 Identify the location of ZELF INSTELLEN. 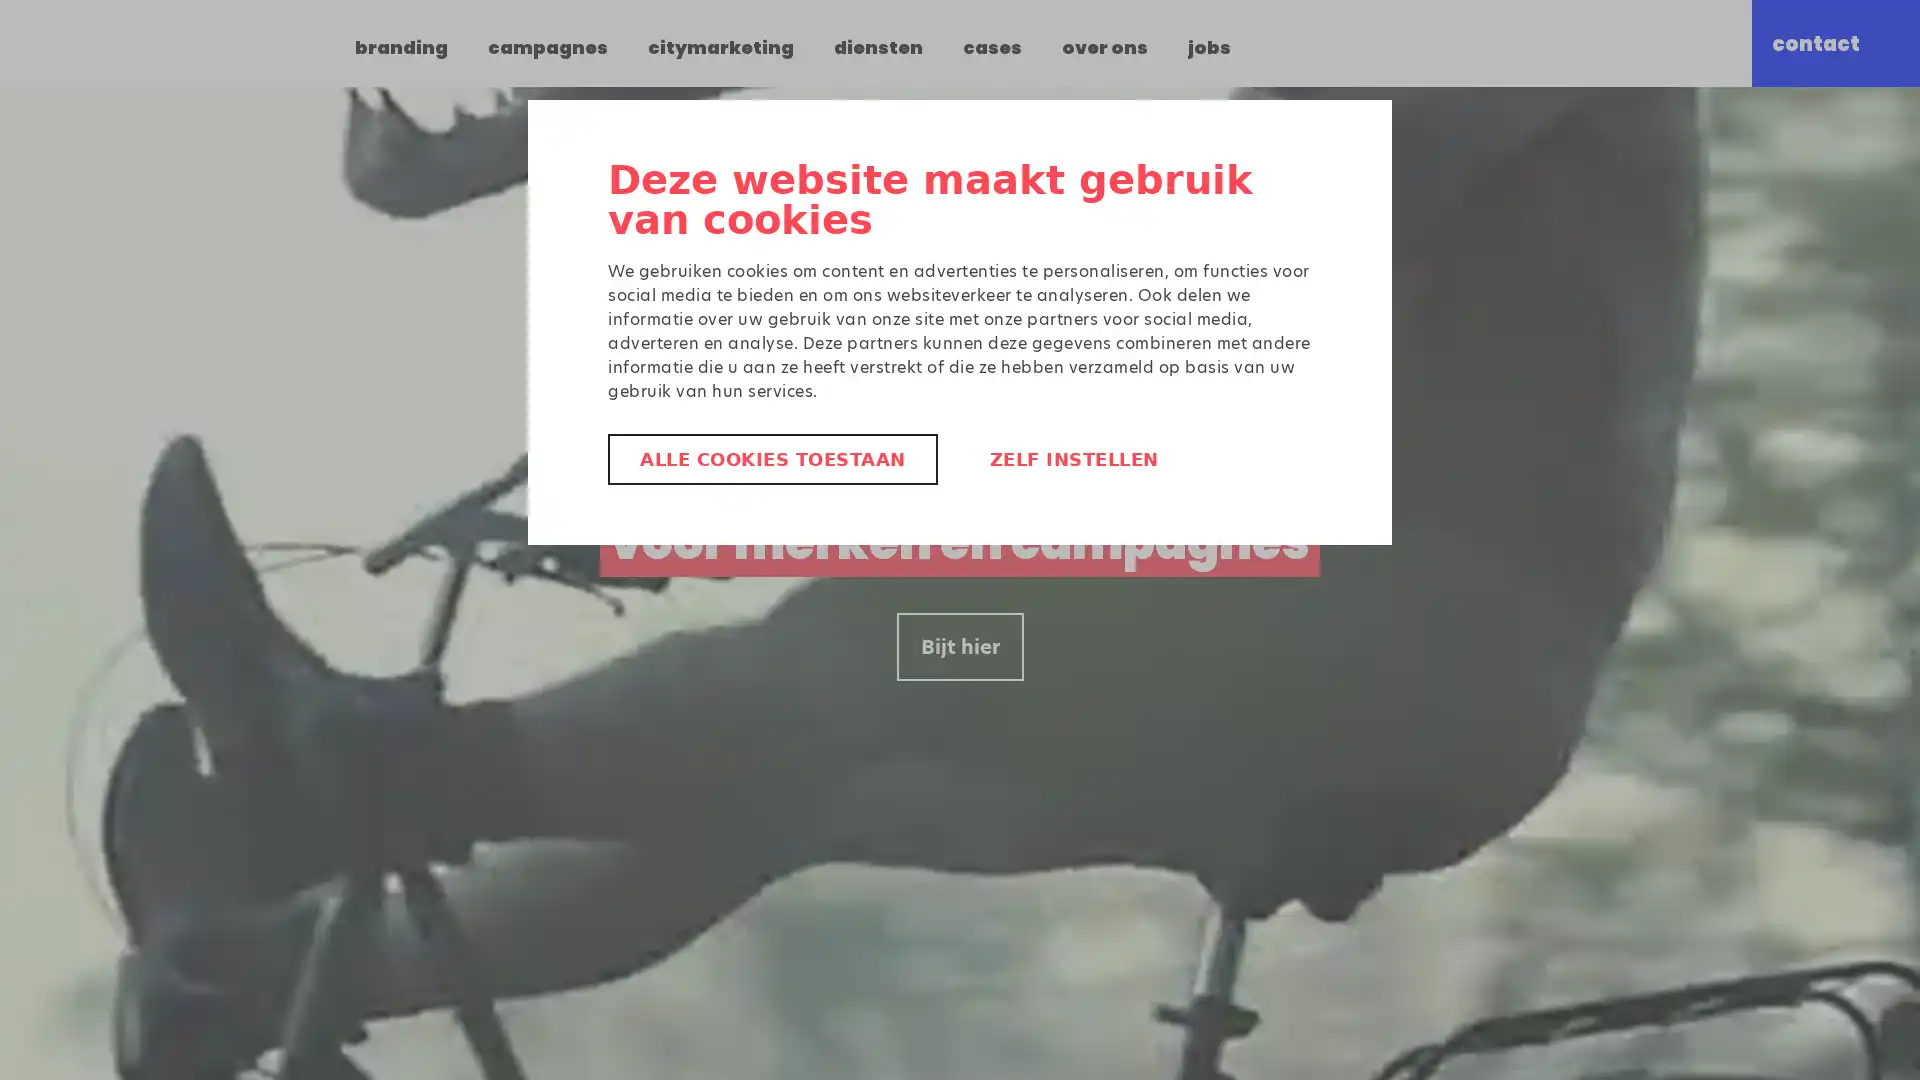
(1072, 459).